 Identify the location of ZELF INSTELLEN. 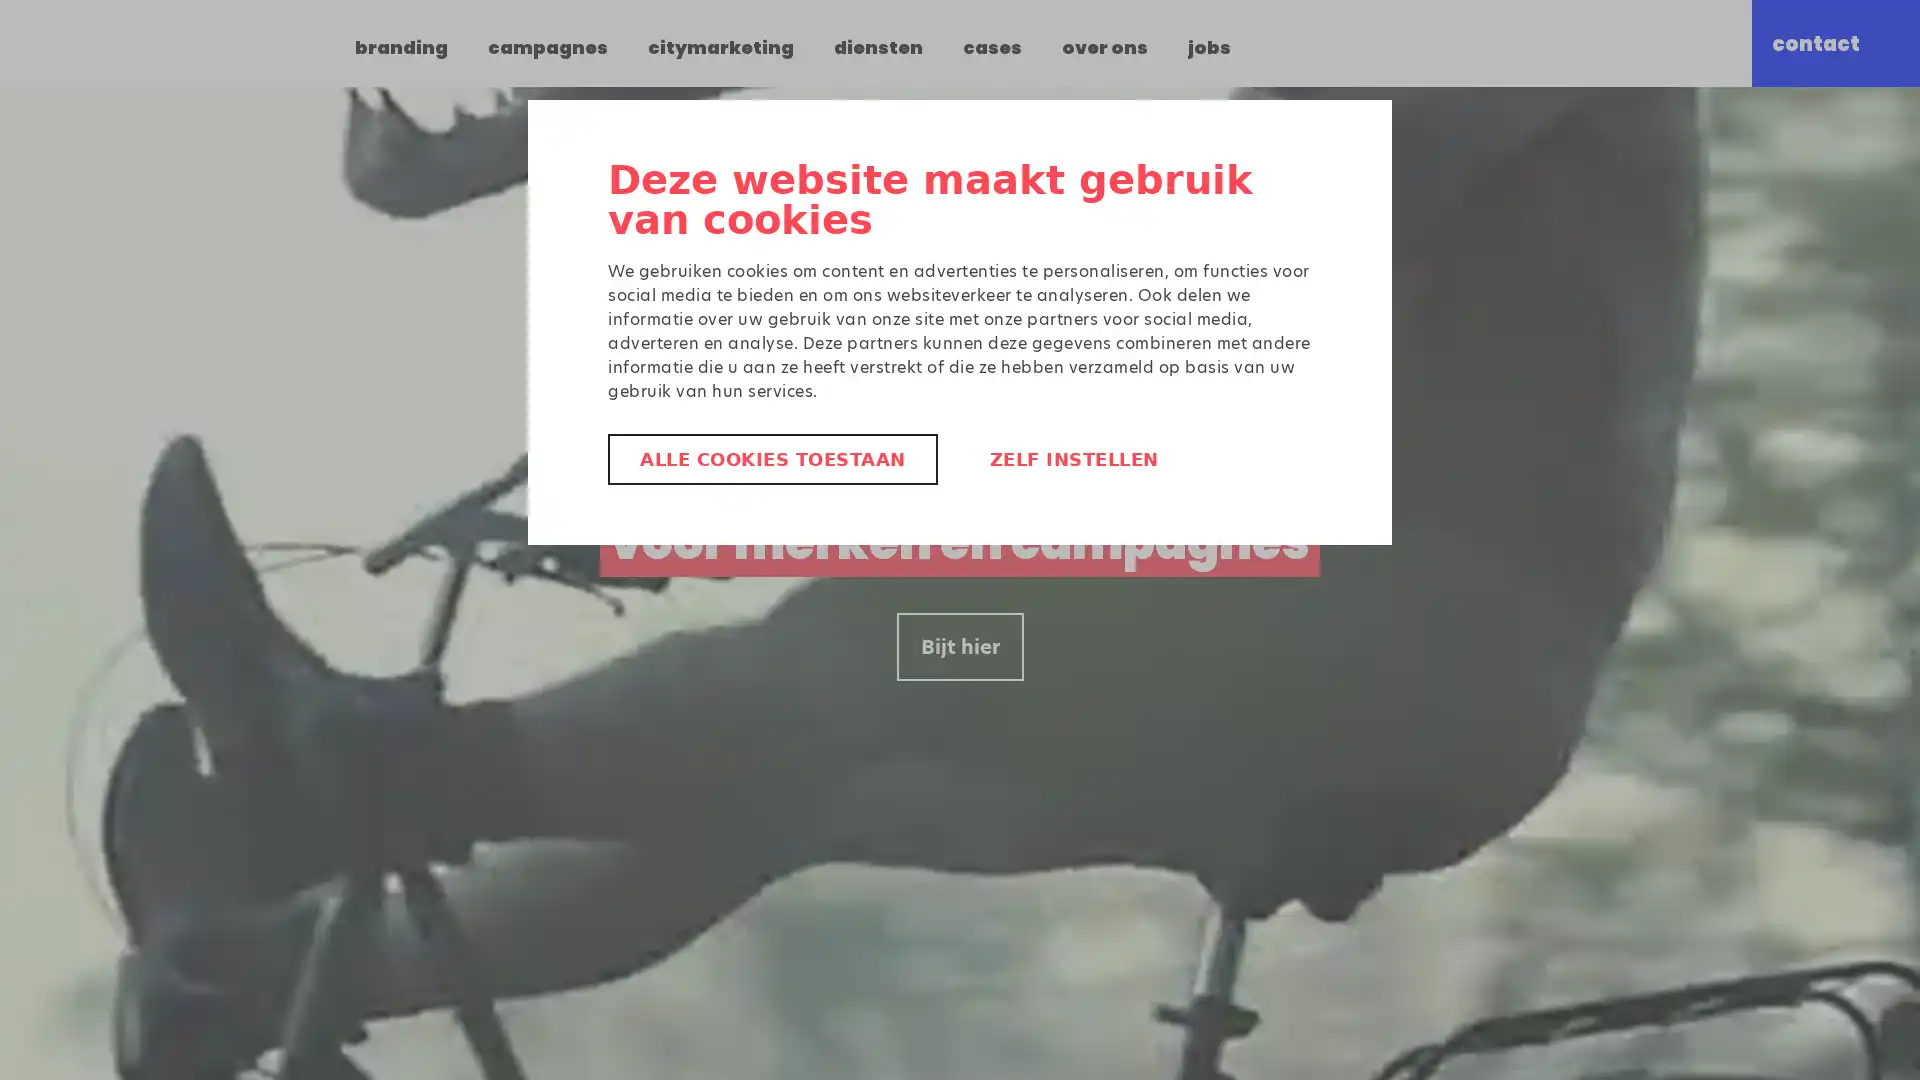
(1072, 459).